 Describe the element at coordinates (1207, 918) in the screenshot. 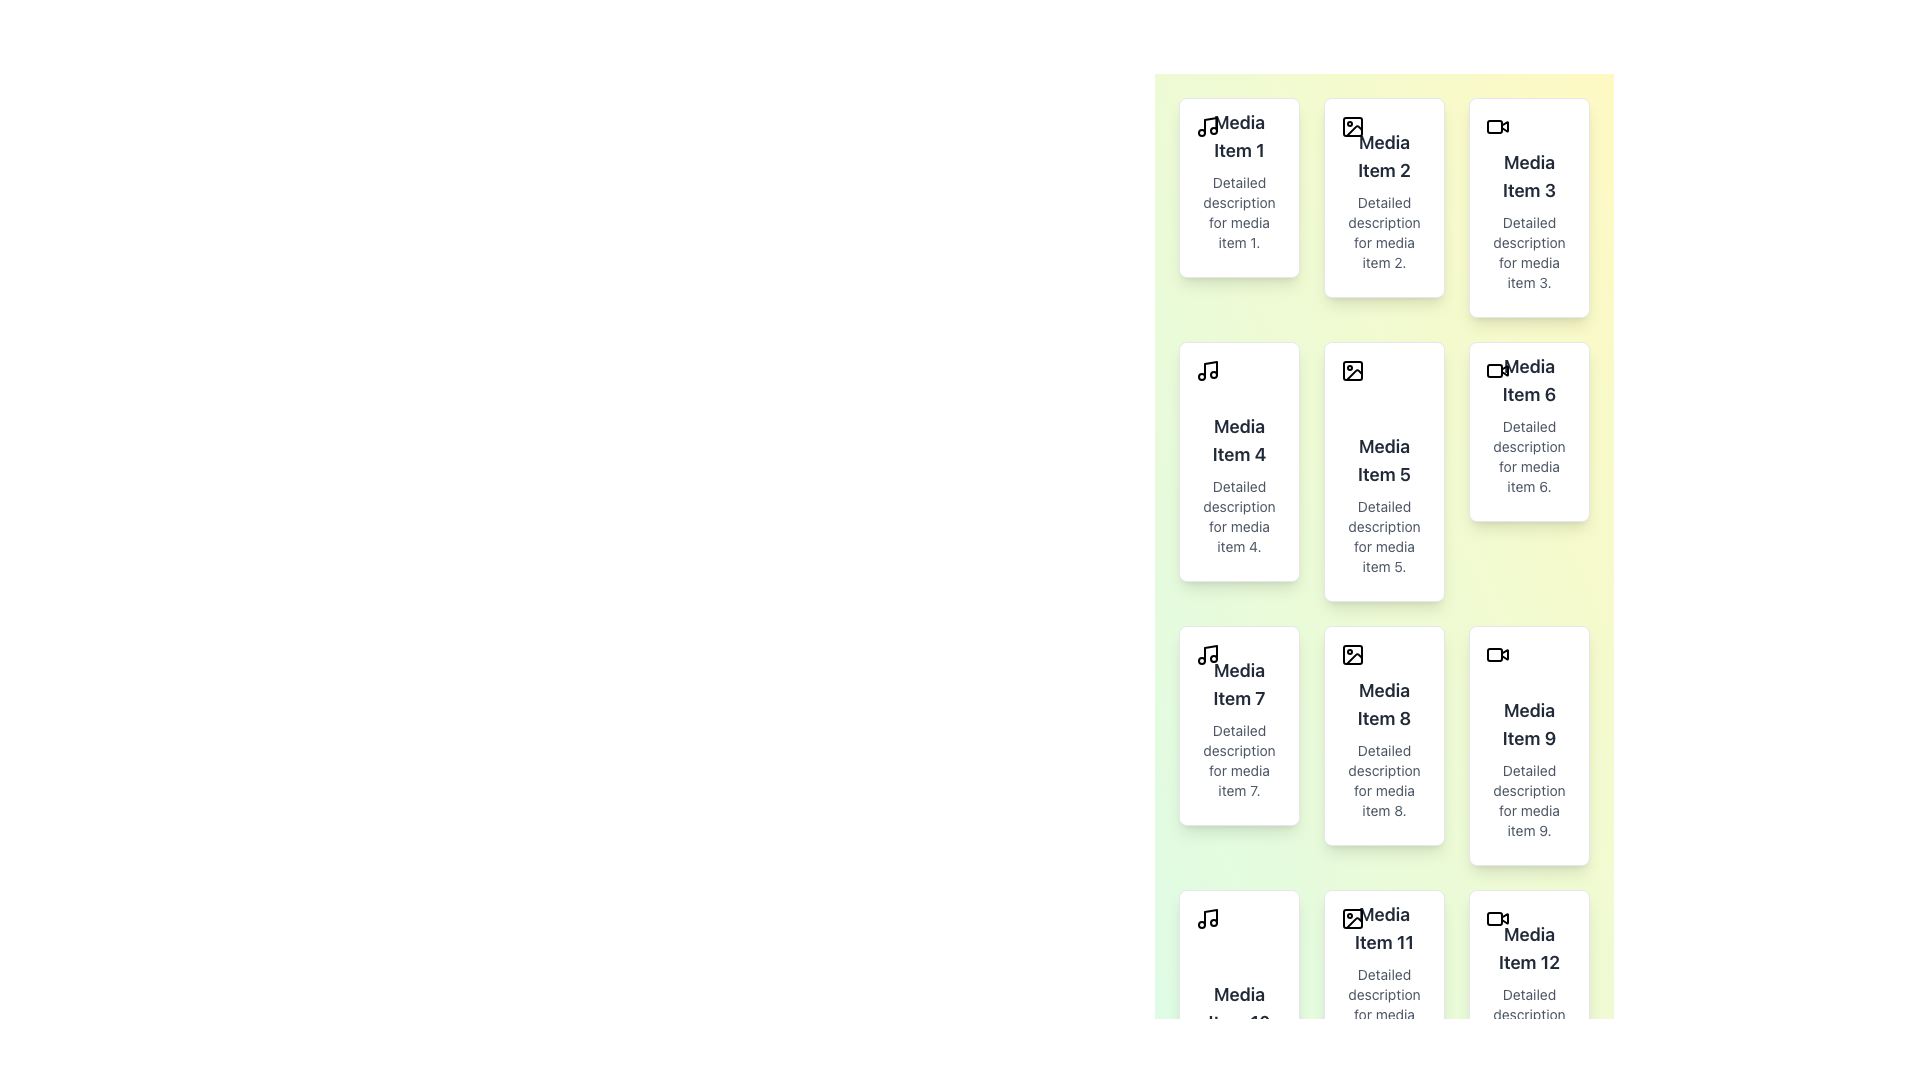

I see `the music-related icon located at the top-left corner of the card representing 'Media Item 10' in the vertical grid layout` at that location.